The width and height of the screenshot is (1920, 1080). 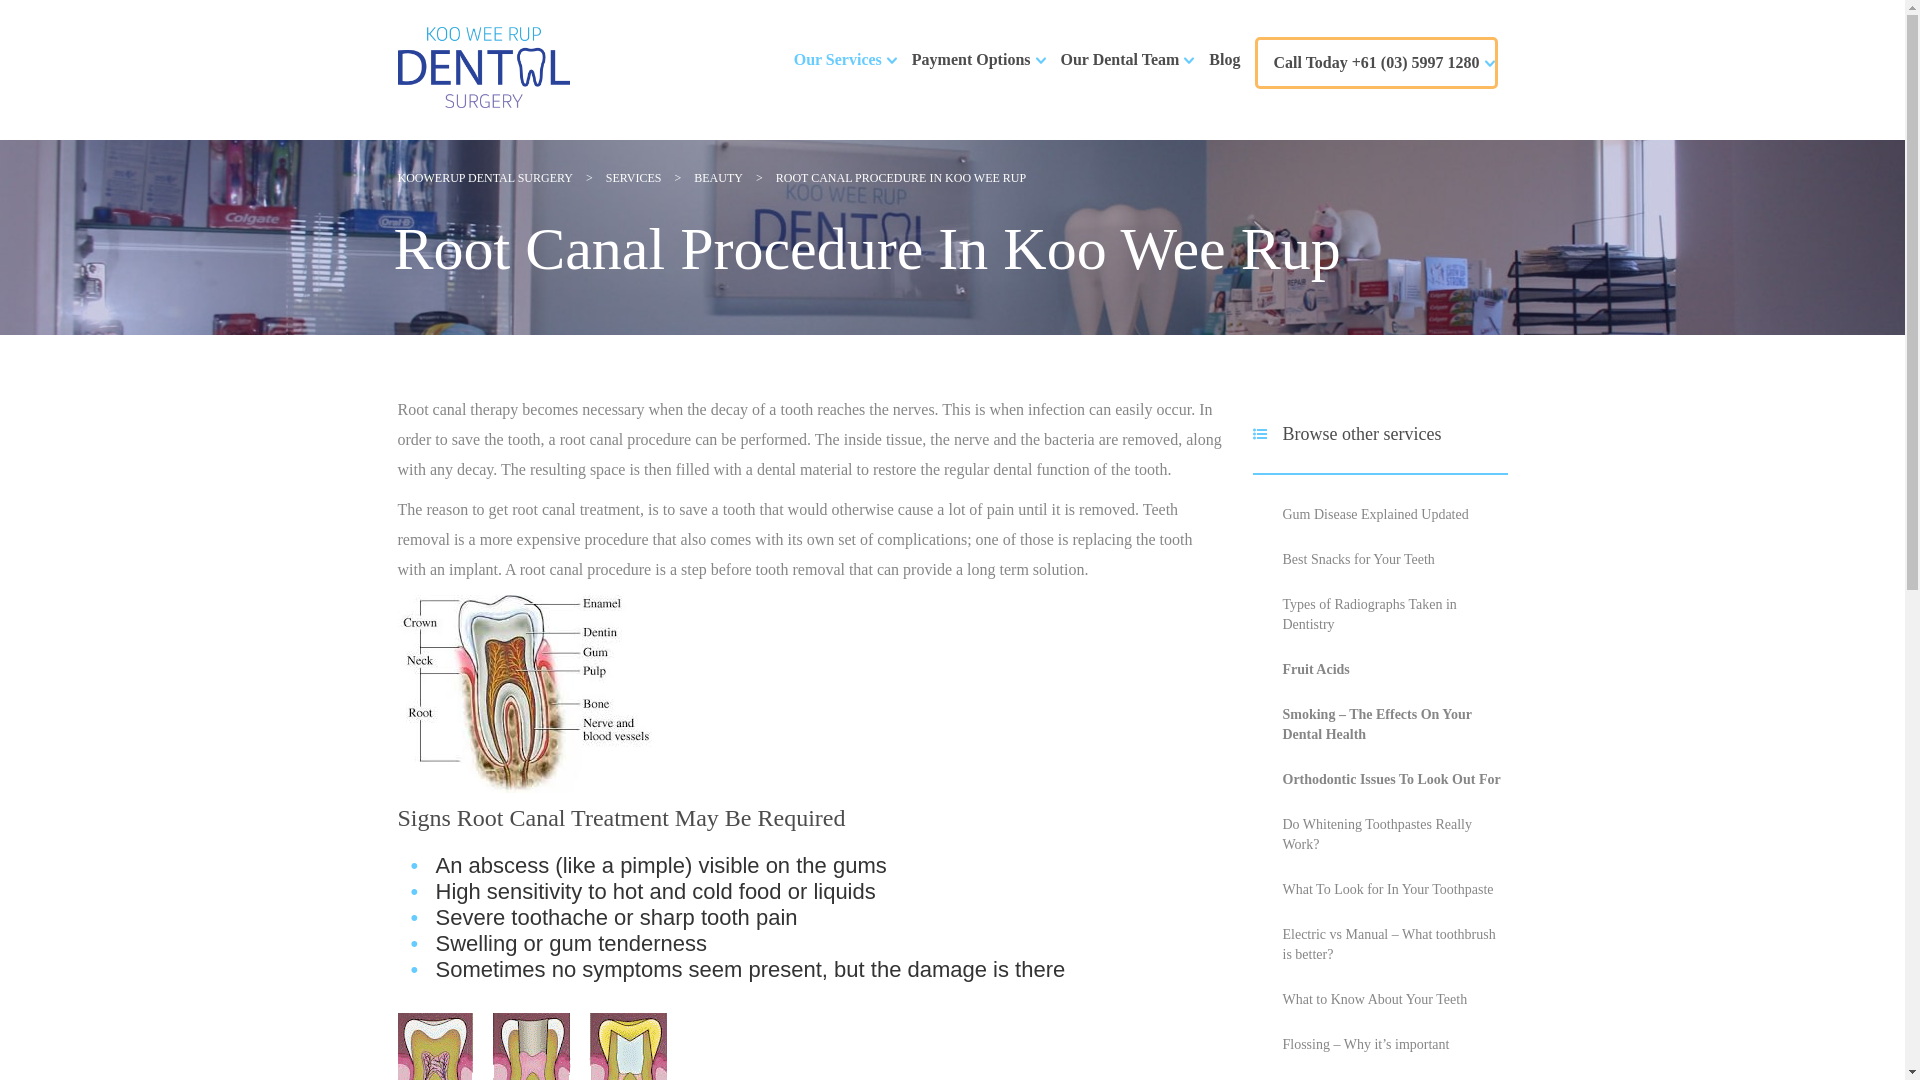 What do you see at coordinates (1315, 669) in the screenshot?
I see `'Fruit Acids'` at bounding box center [1315, 669].